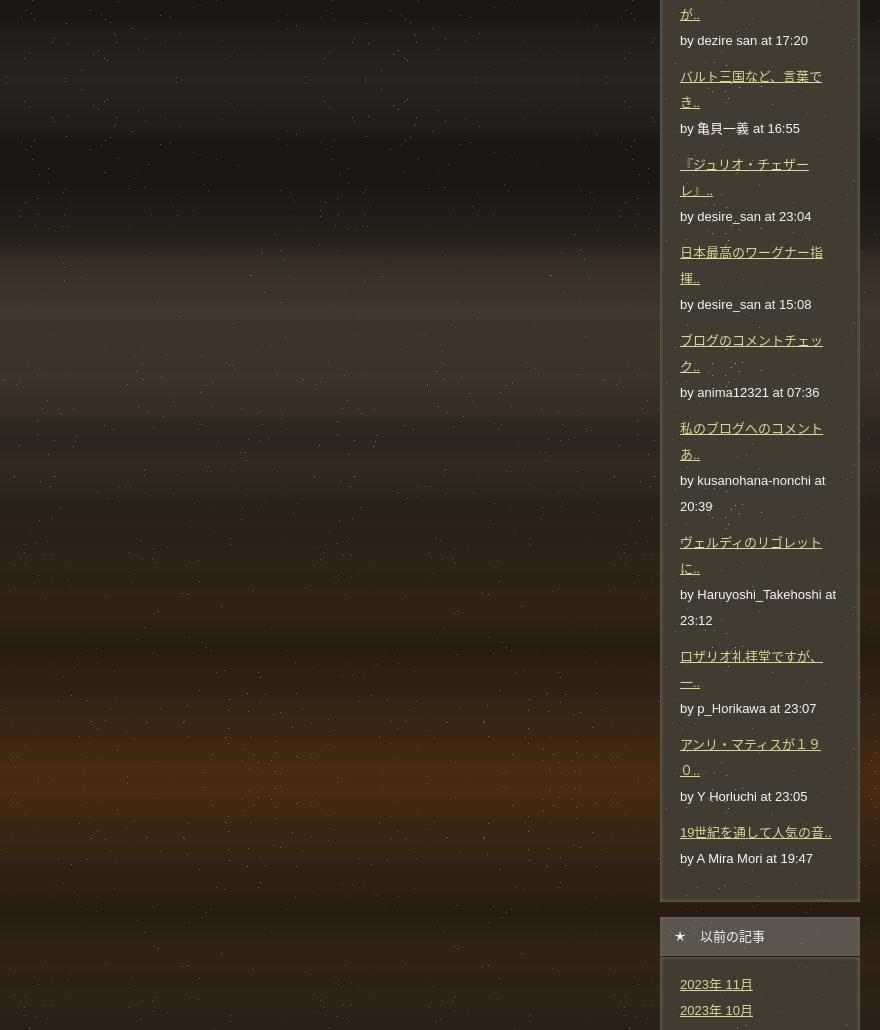 The width and height of the screenshot is (880, 1030). What do you see at coordinates (678, 554) in the screenshot?
I see `'ヴェルディのリゴレットに..'` at bounding box center [678, 554].